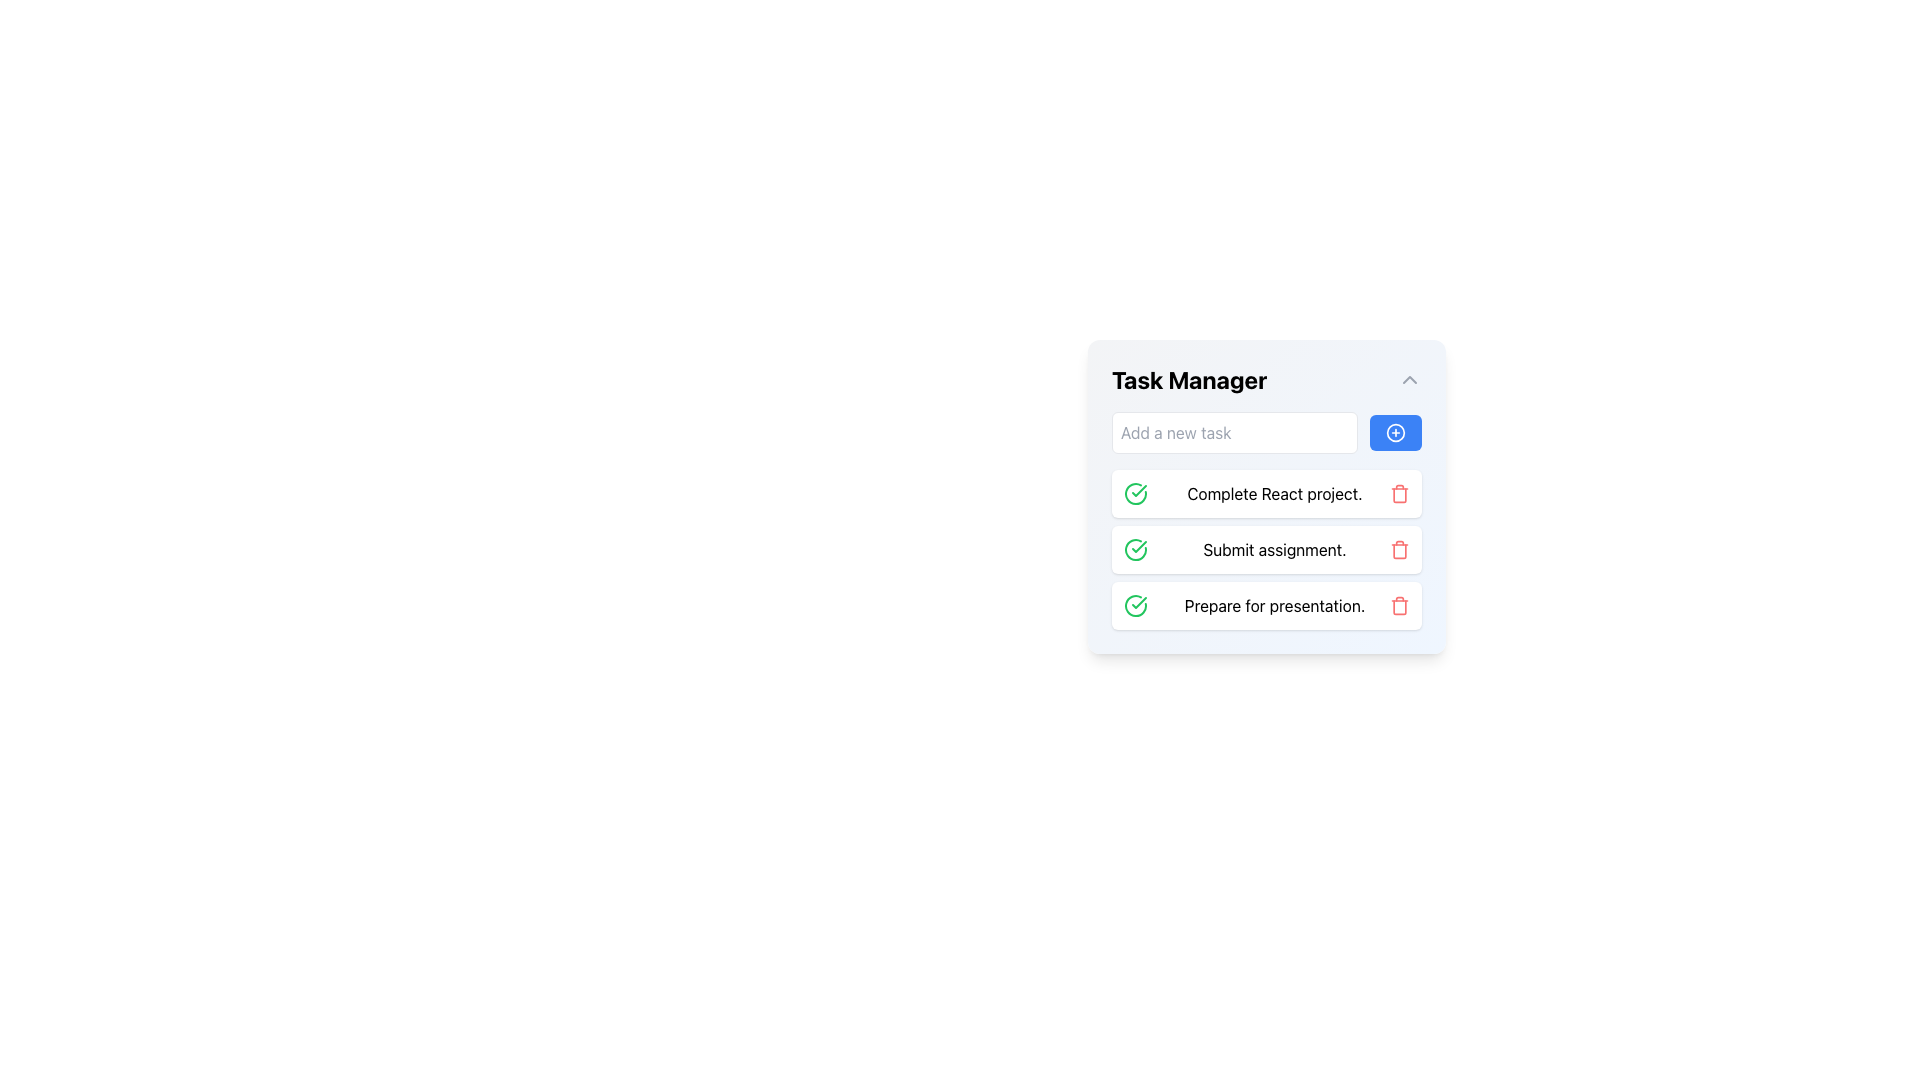 The width and height of the screenshot is (1920, 1080). I want to click on the button in the task input section of the Task Manager interface to provide feedback before clicking, so click(1266, 431).